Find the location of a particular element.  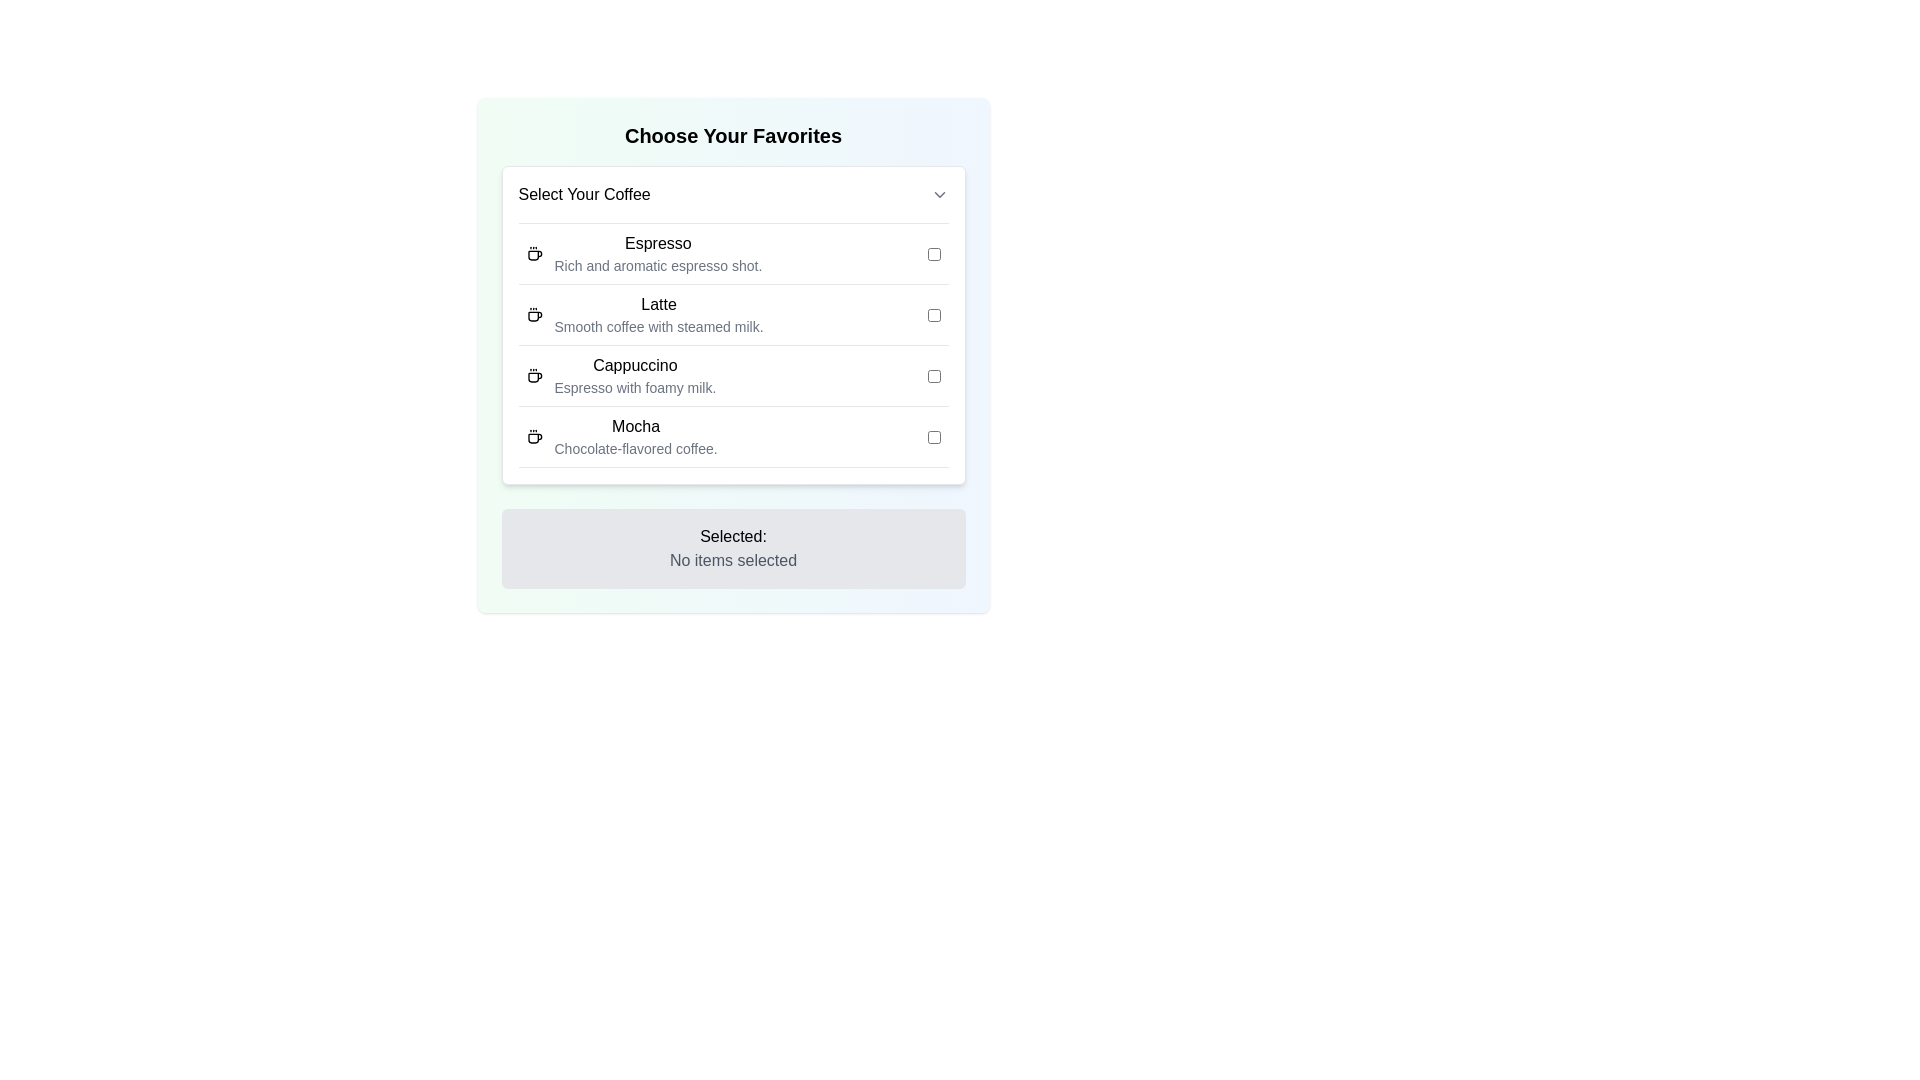

text of the 'Cappuccino' label located in the 'Select Your Coffee' section, which is the third option in the list, displaying 'Cappuccino' and its description 'Espresso with foamy milk.' is located at coordinates (634, 375).